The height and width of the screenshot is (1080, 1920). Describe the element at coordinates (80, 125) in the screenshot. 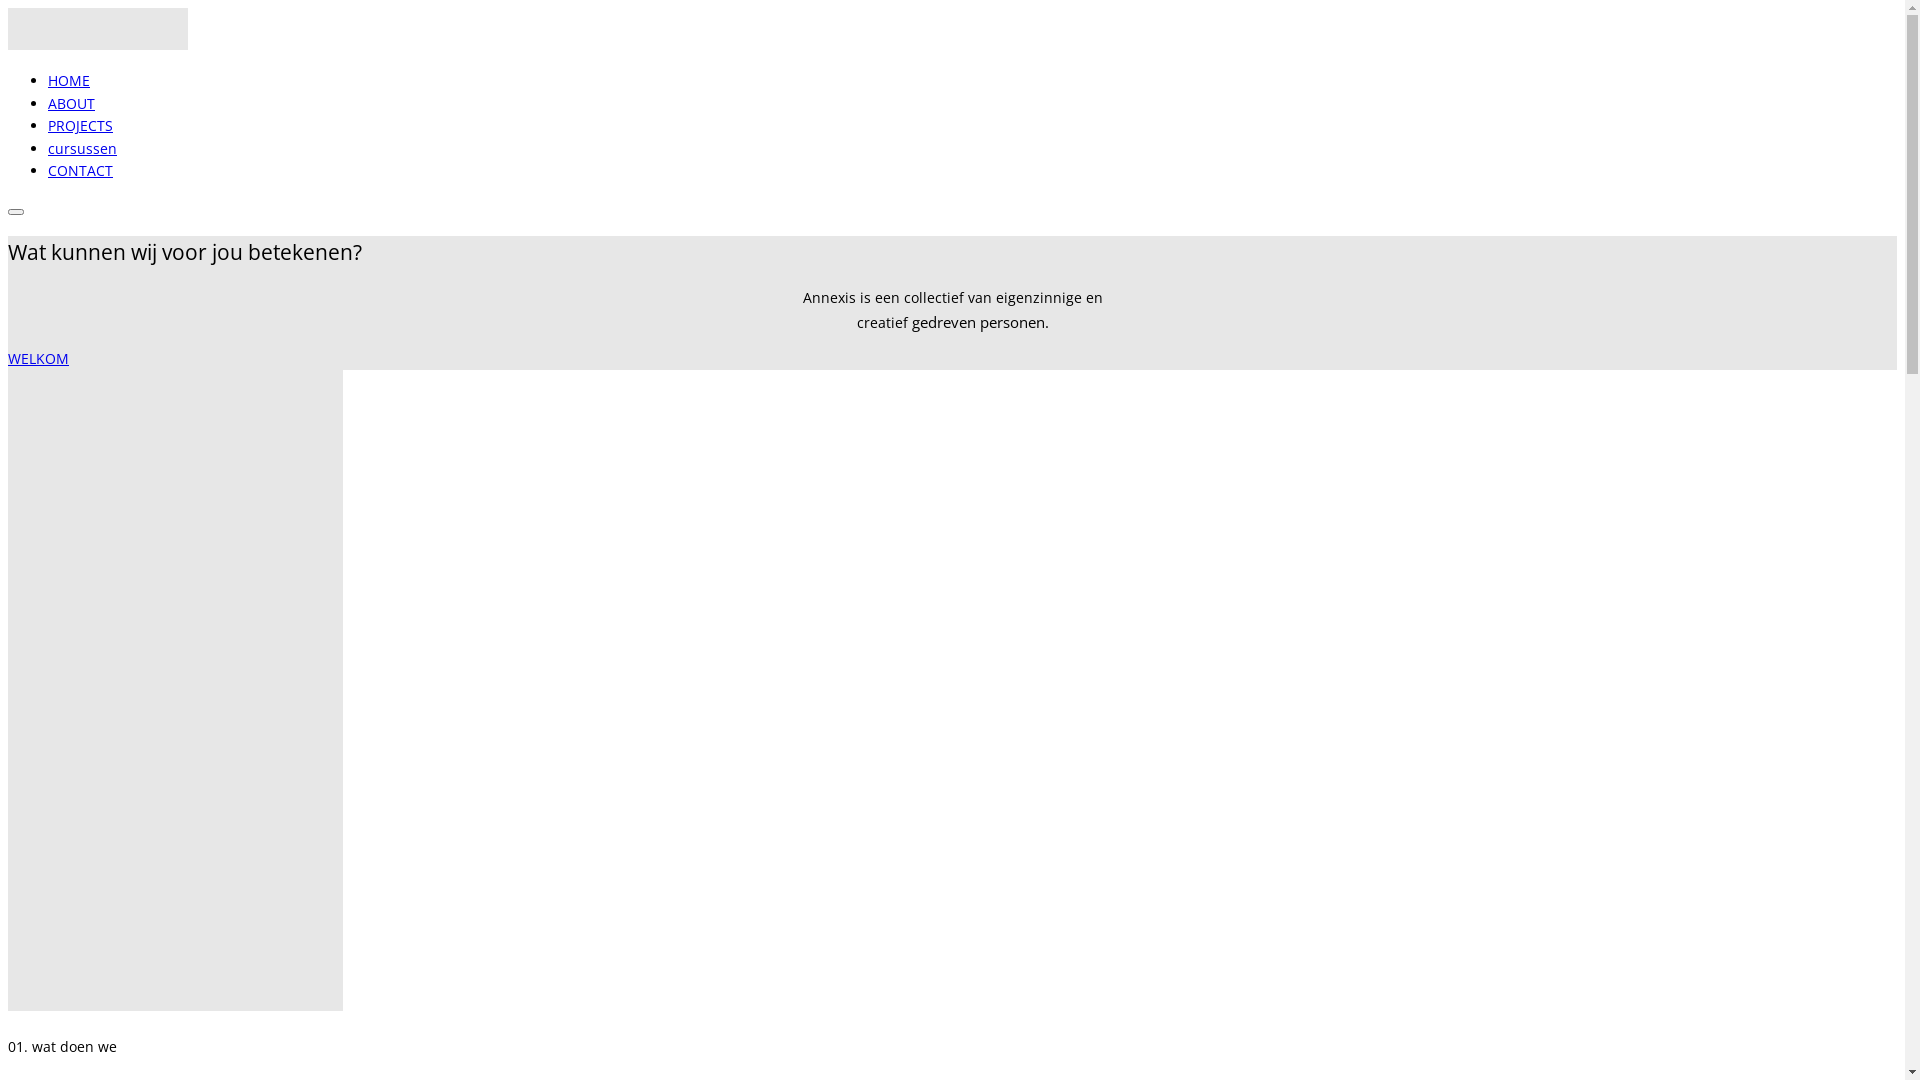

I see `'PROJECTS'` at that location.